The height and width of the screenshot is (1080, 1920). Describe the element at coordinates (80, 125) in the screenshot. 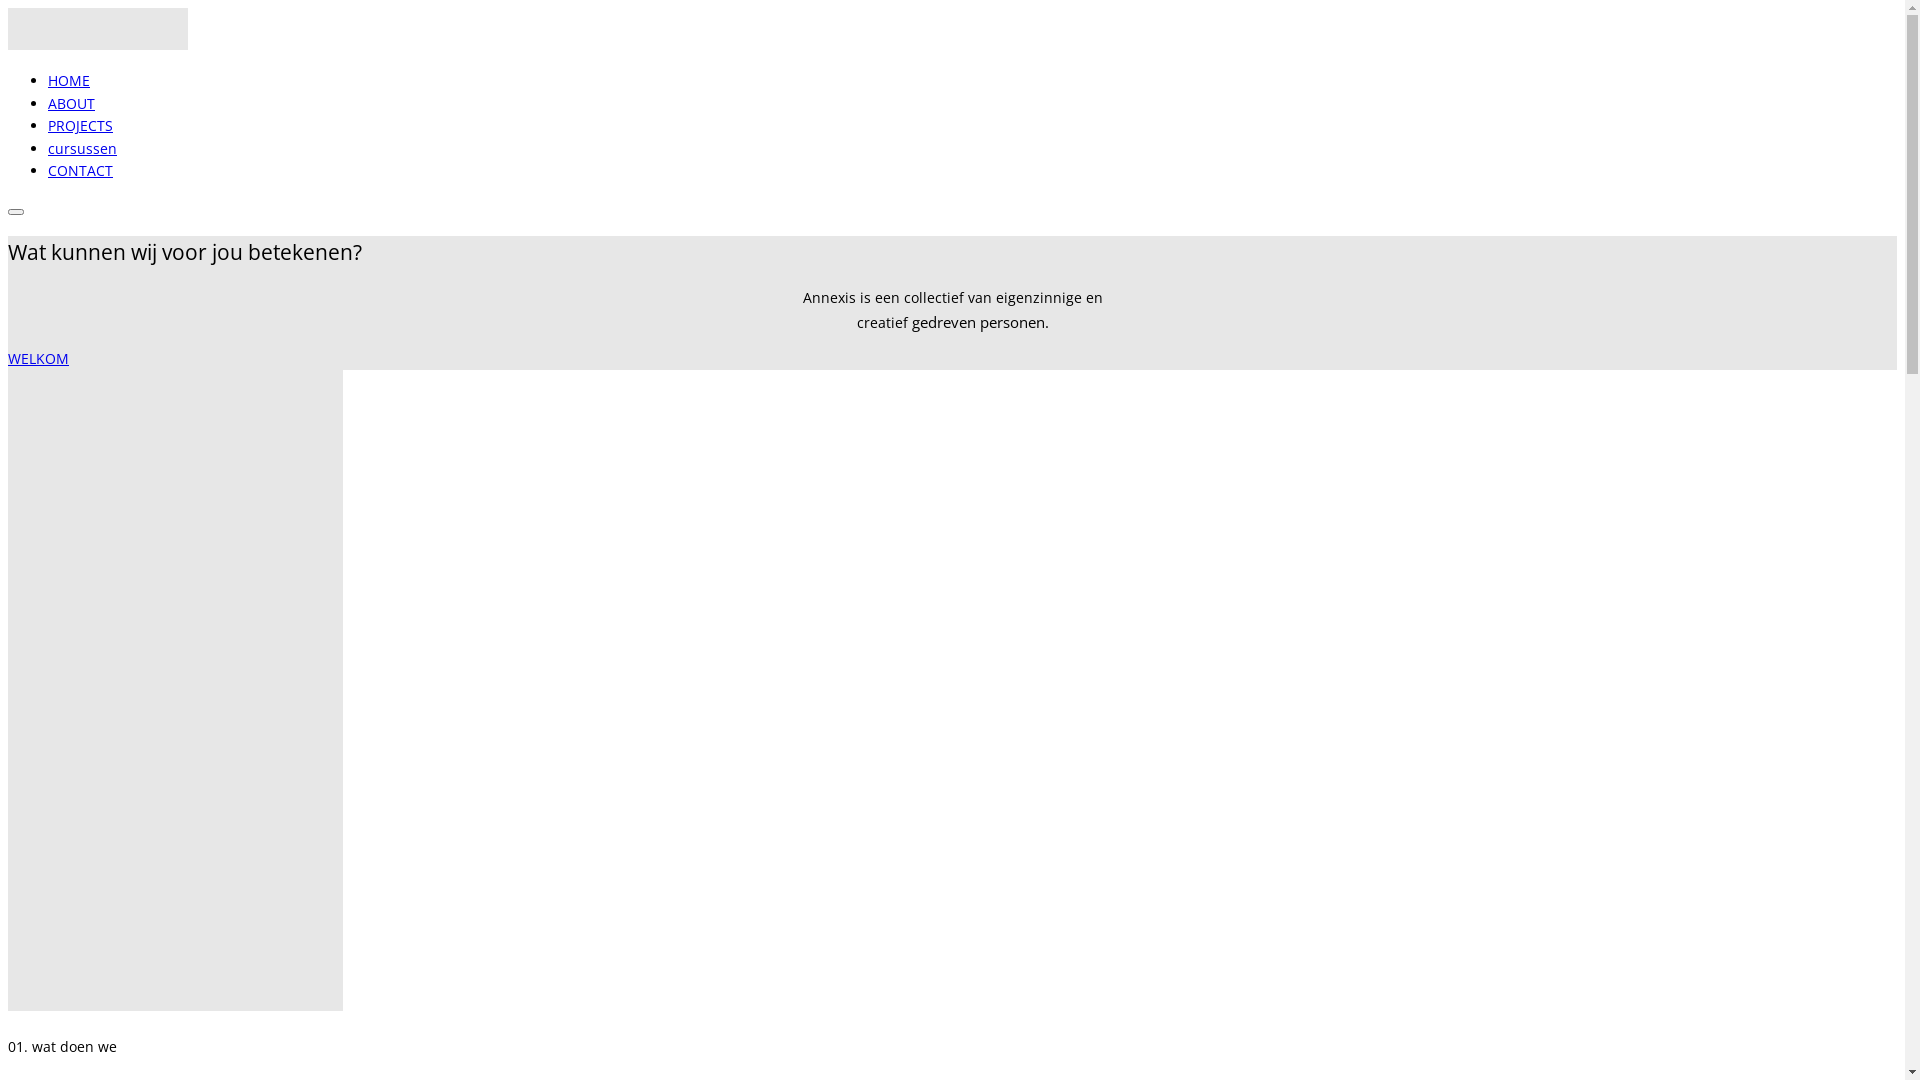

I see `'PROJECTS'` at that location.